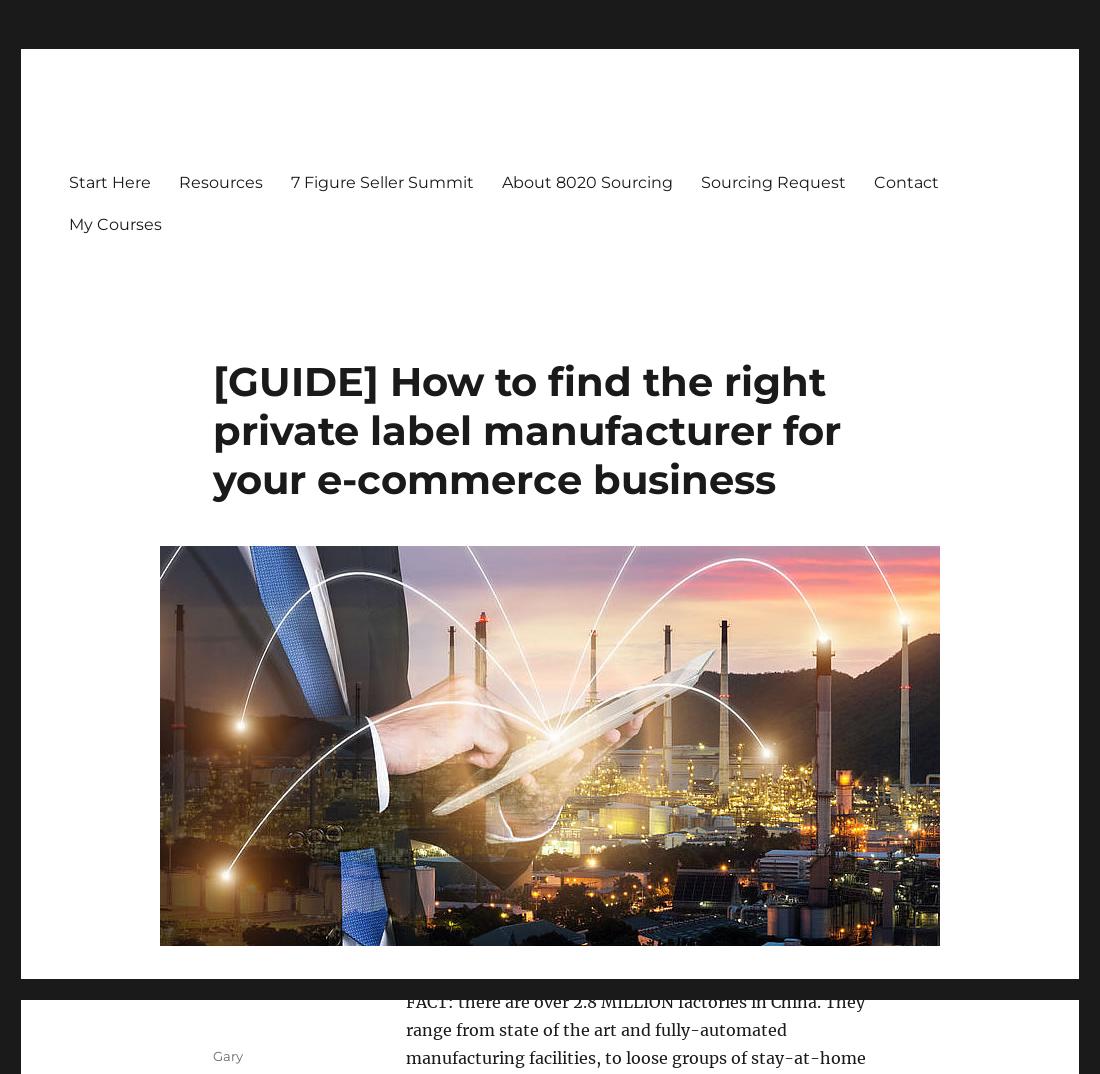  I want to click on 'd', so click(3, 12).